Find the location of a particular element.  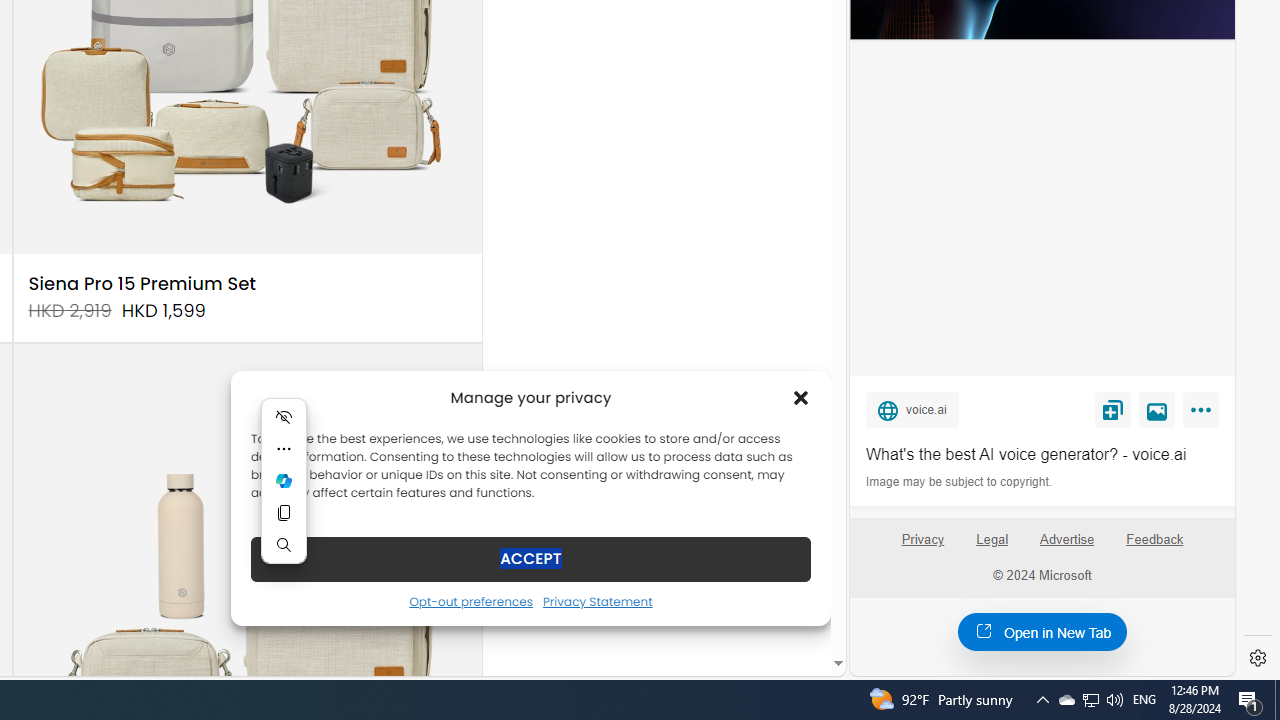

'Privacy' is located at coordinates (921, 538).